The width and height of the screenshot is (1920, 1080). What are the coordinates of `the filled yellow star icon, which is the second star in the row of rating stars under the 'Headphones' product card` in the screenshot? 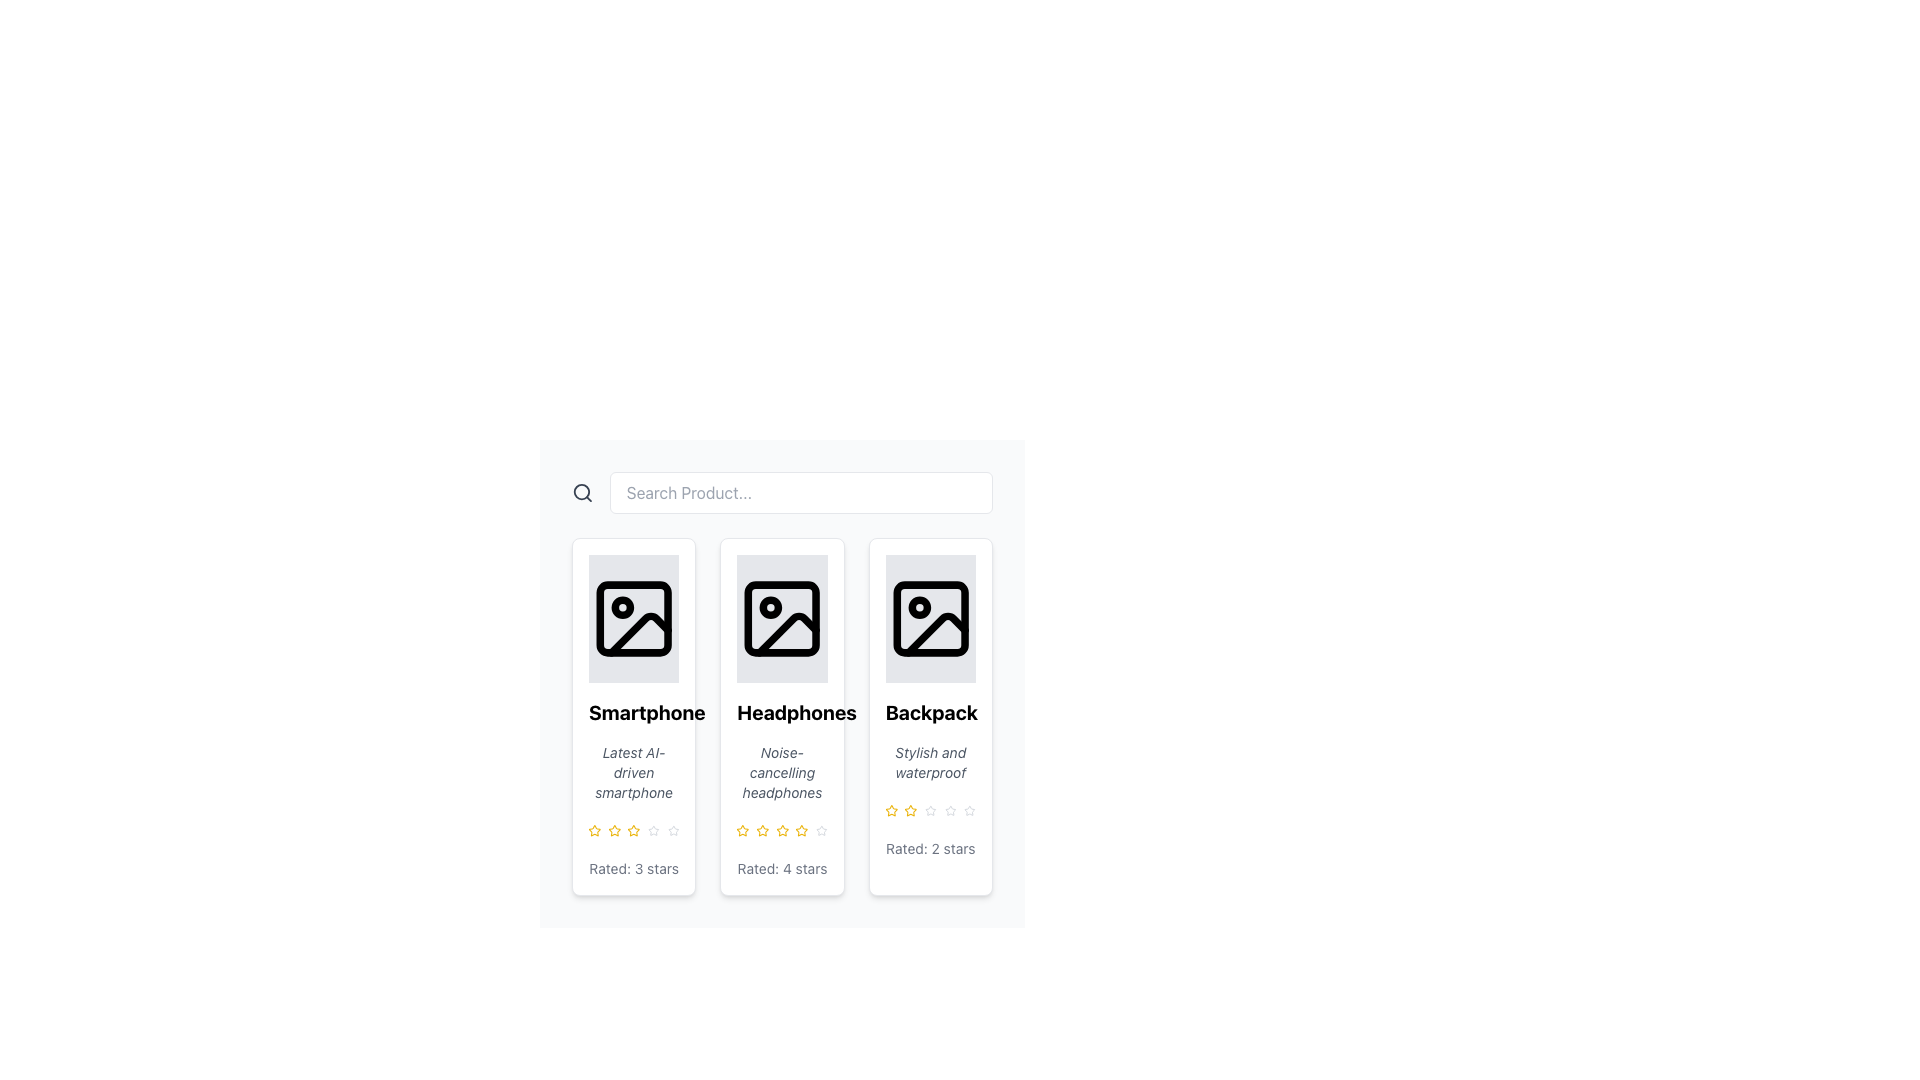 It's located at (742, 830).